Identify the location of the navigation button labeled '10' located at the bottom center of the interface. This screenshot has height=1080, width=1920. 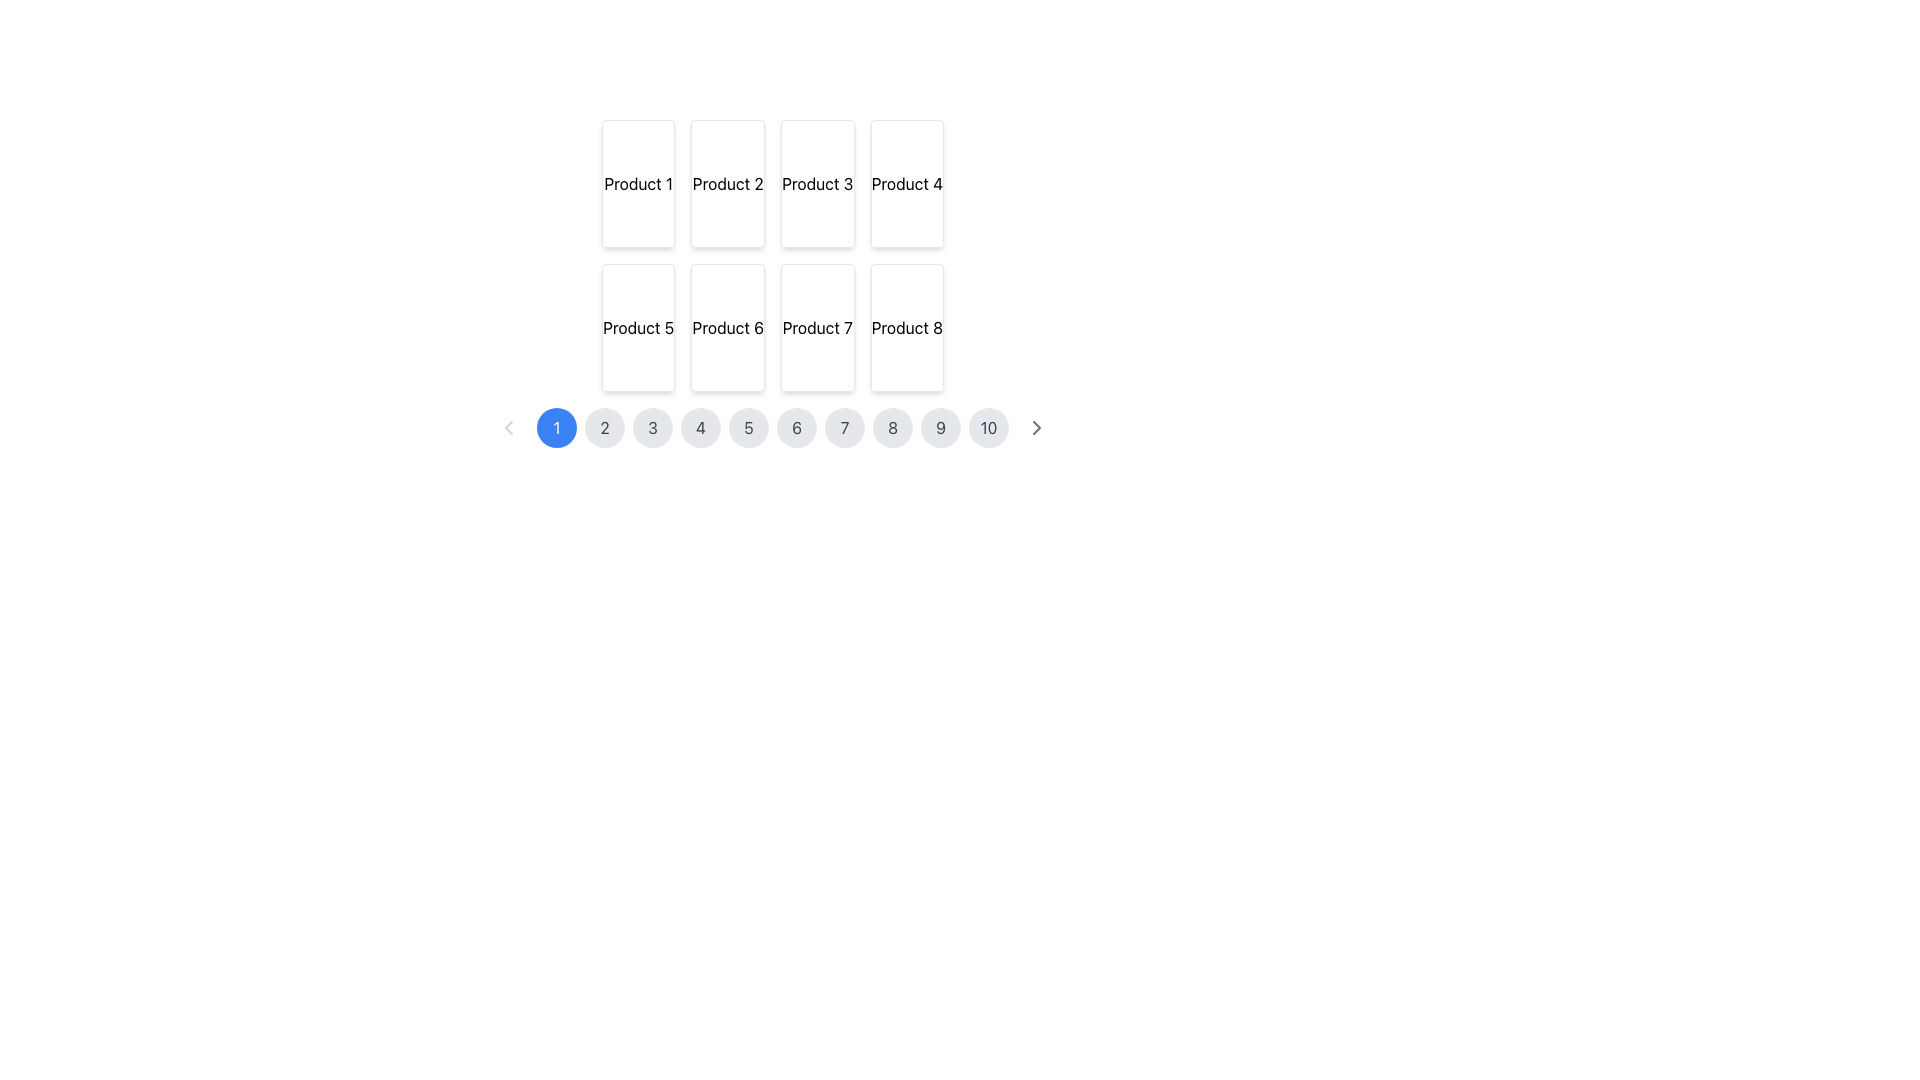
(988, 427).